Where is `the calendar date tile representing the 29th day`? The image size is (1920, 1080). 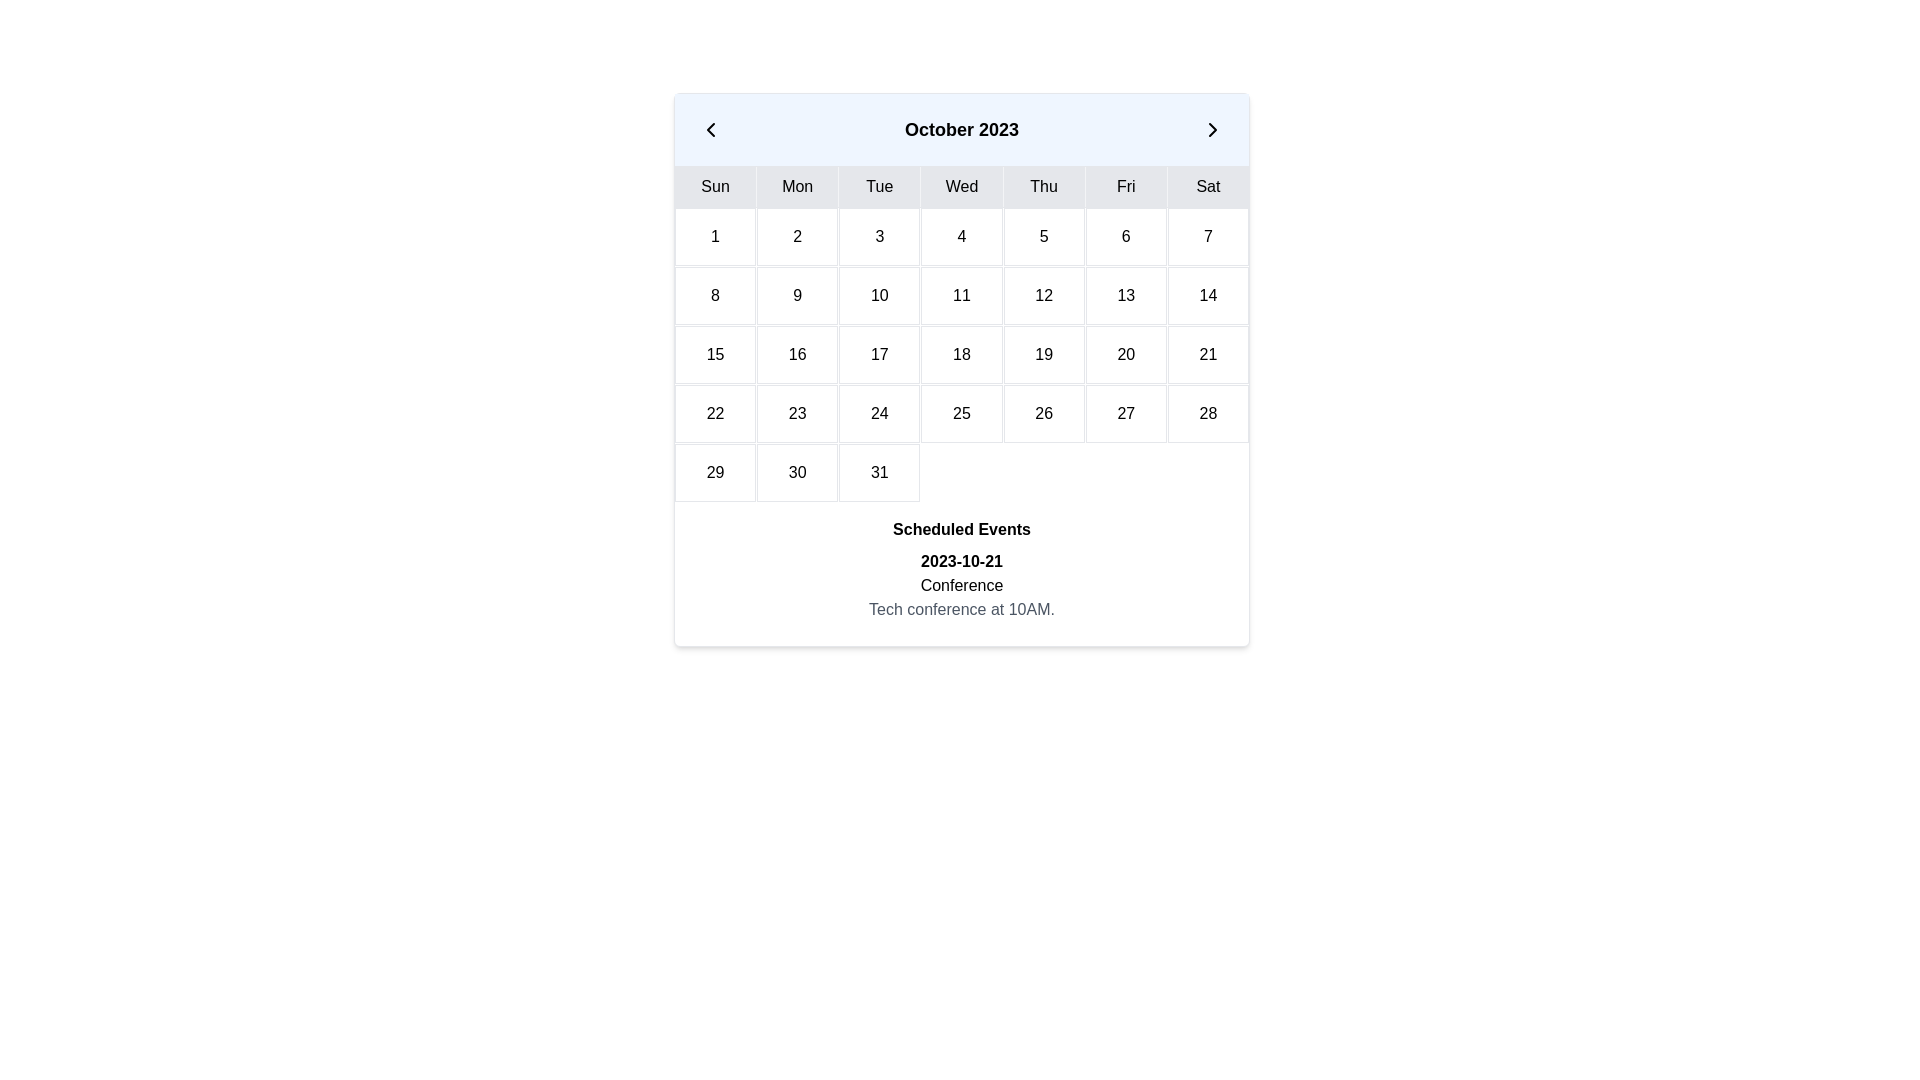
the calendar date tile representing the 29th day is located at coordinates (715, 473).